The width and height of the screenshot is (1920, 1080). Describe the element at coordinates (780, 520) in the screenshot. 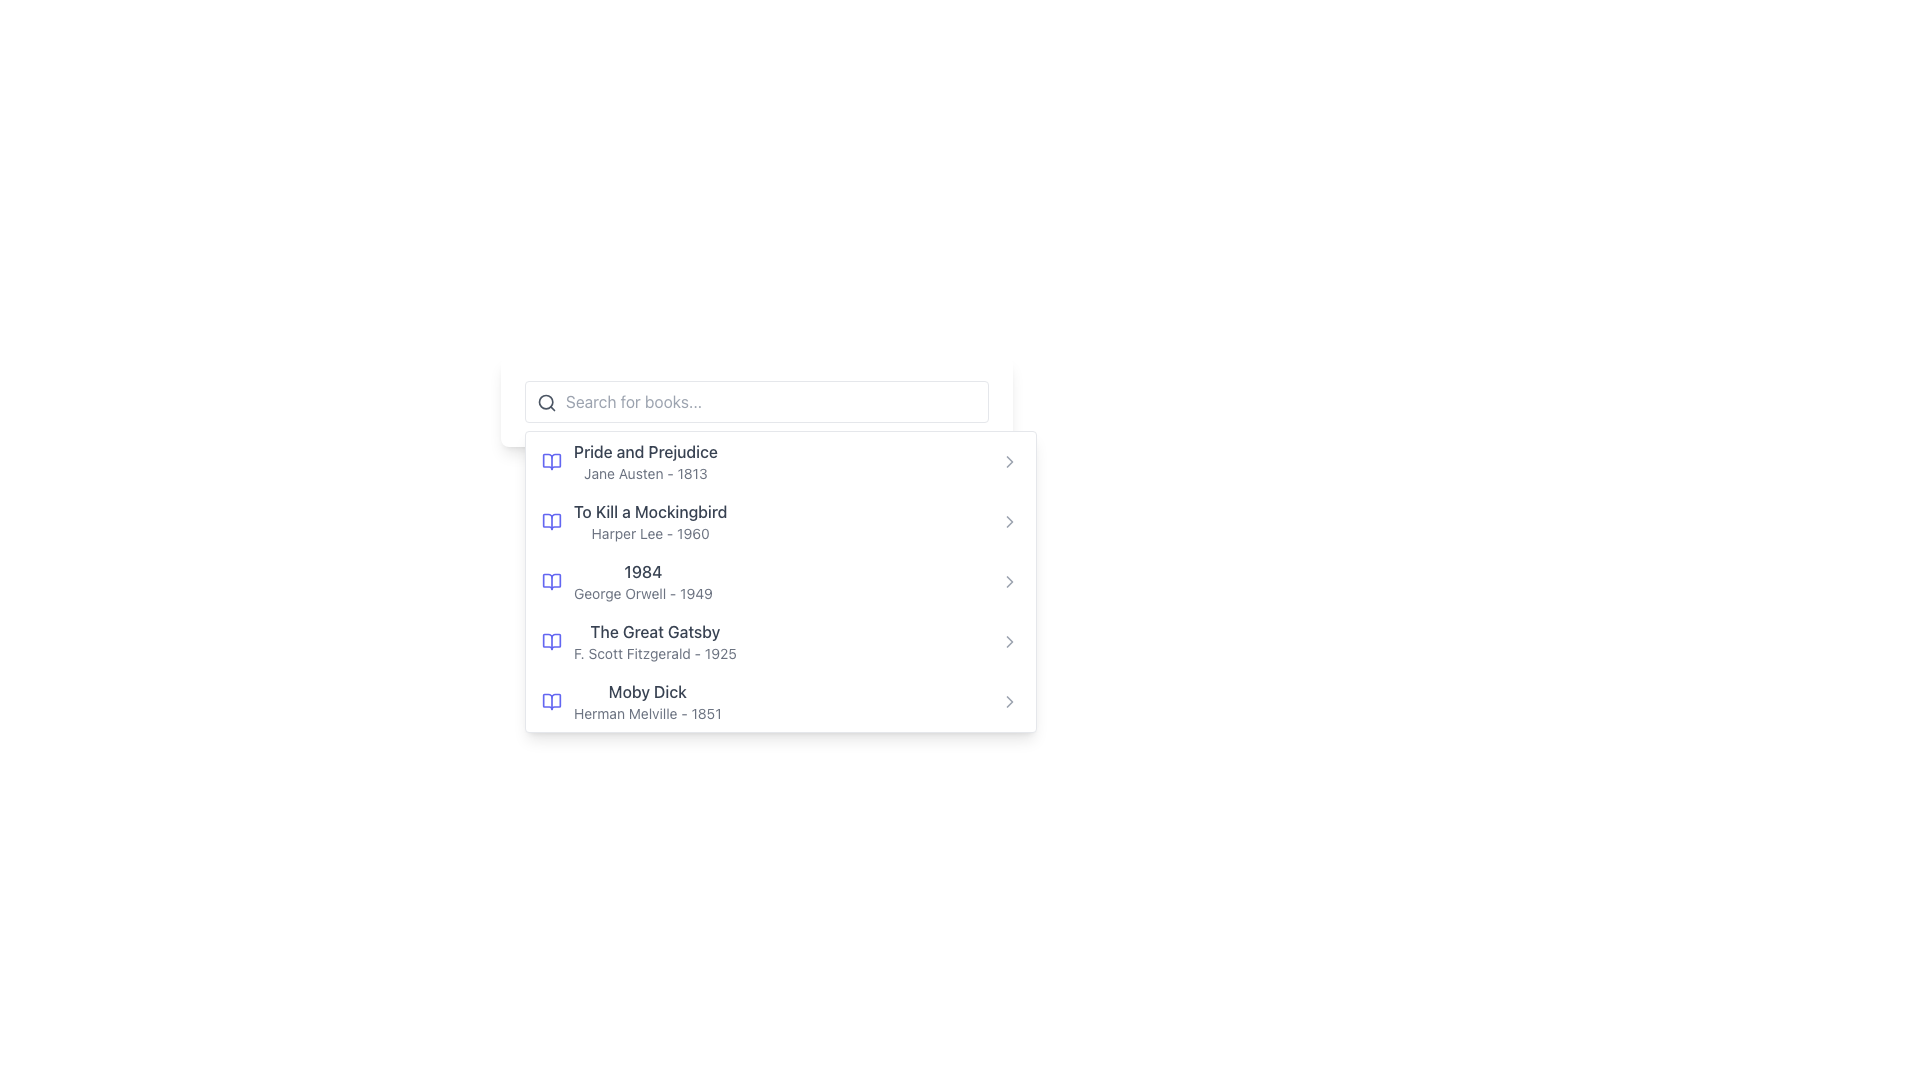

I see `the second list item representing the book 'To Kill a Mockingbird'` at that location.